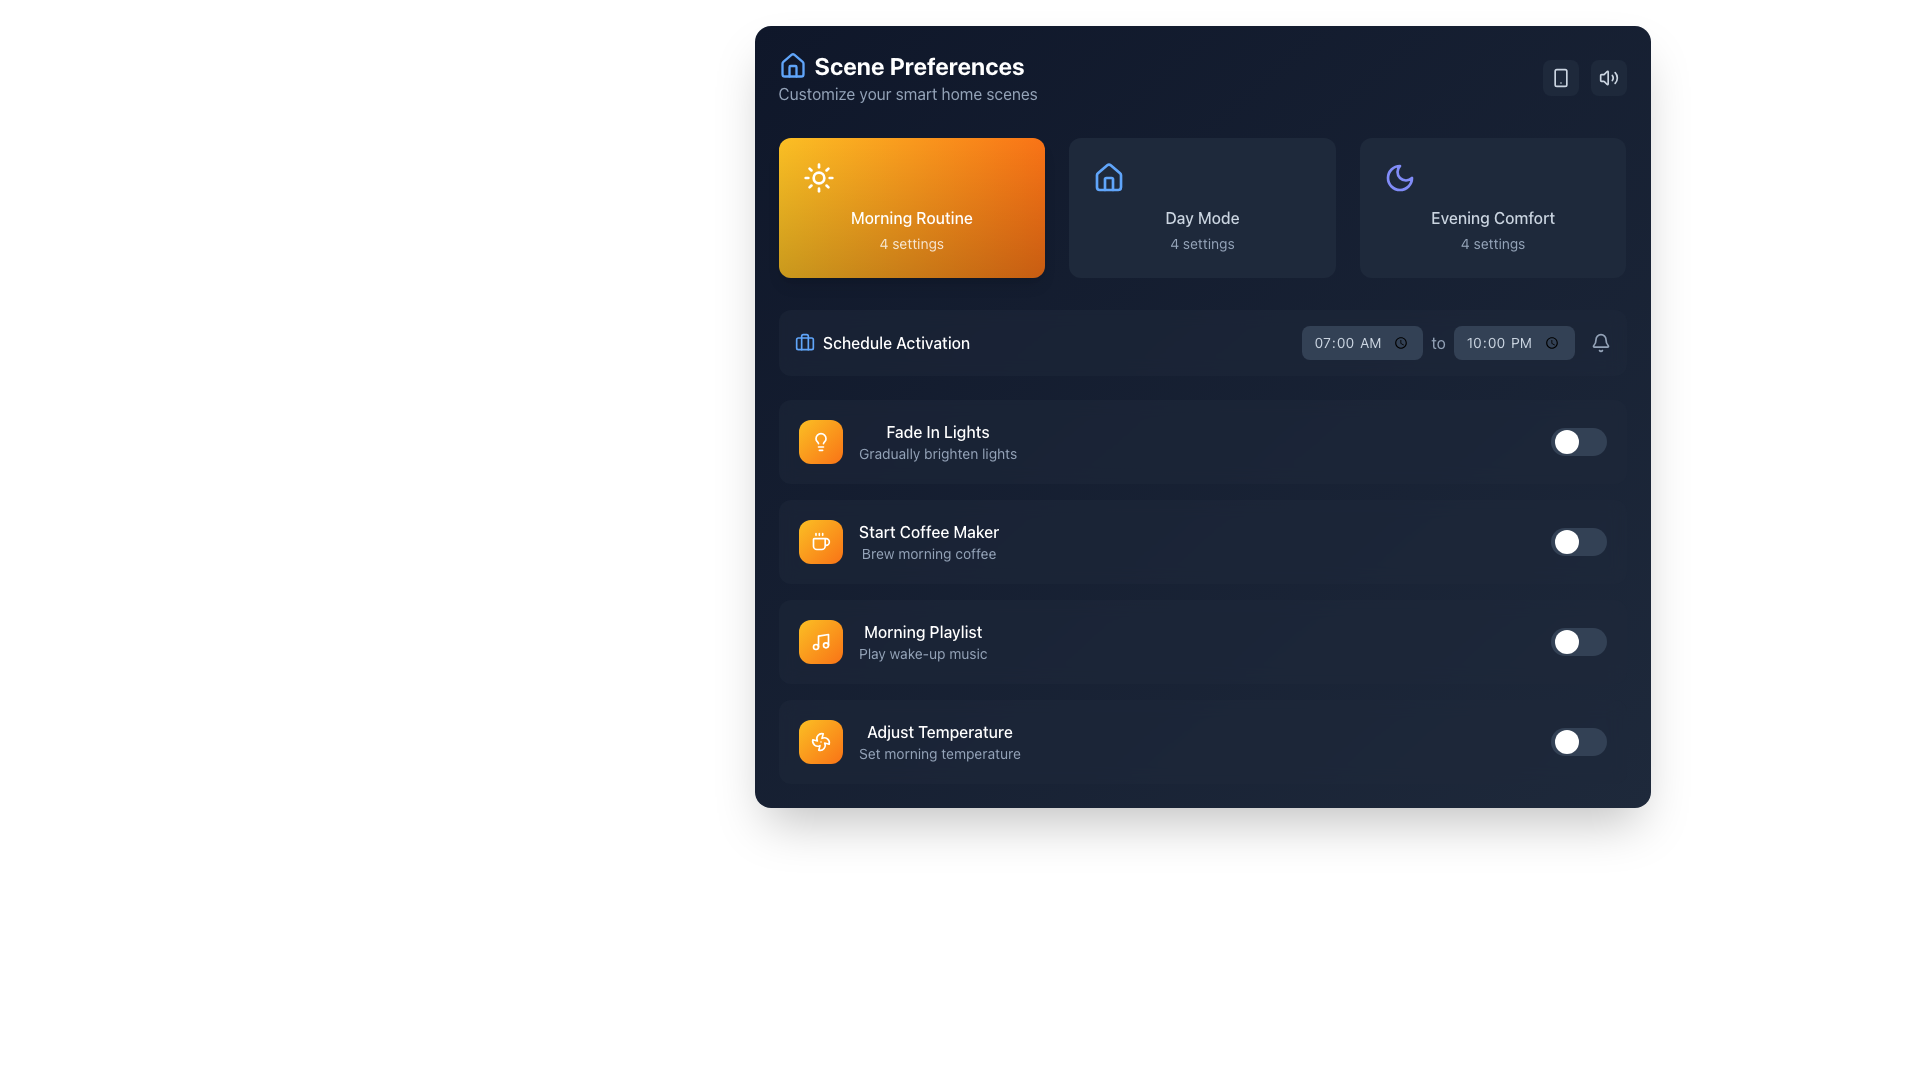  What do you see at coordinates (1577, 542) in the screenshot?
I see `the toggle switch located at the far right of the row associated with the 'Start Coffee Maker' option in the 'Scene Preferences' menu to change its state` at bounding box center [1577, 542].